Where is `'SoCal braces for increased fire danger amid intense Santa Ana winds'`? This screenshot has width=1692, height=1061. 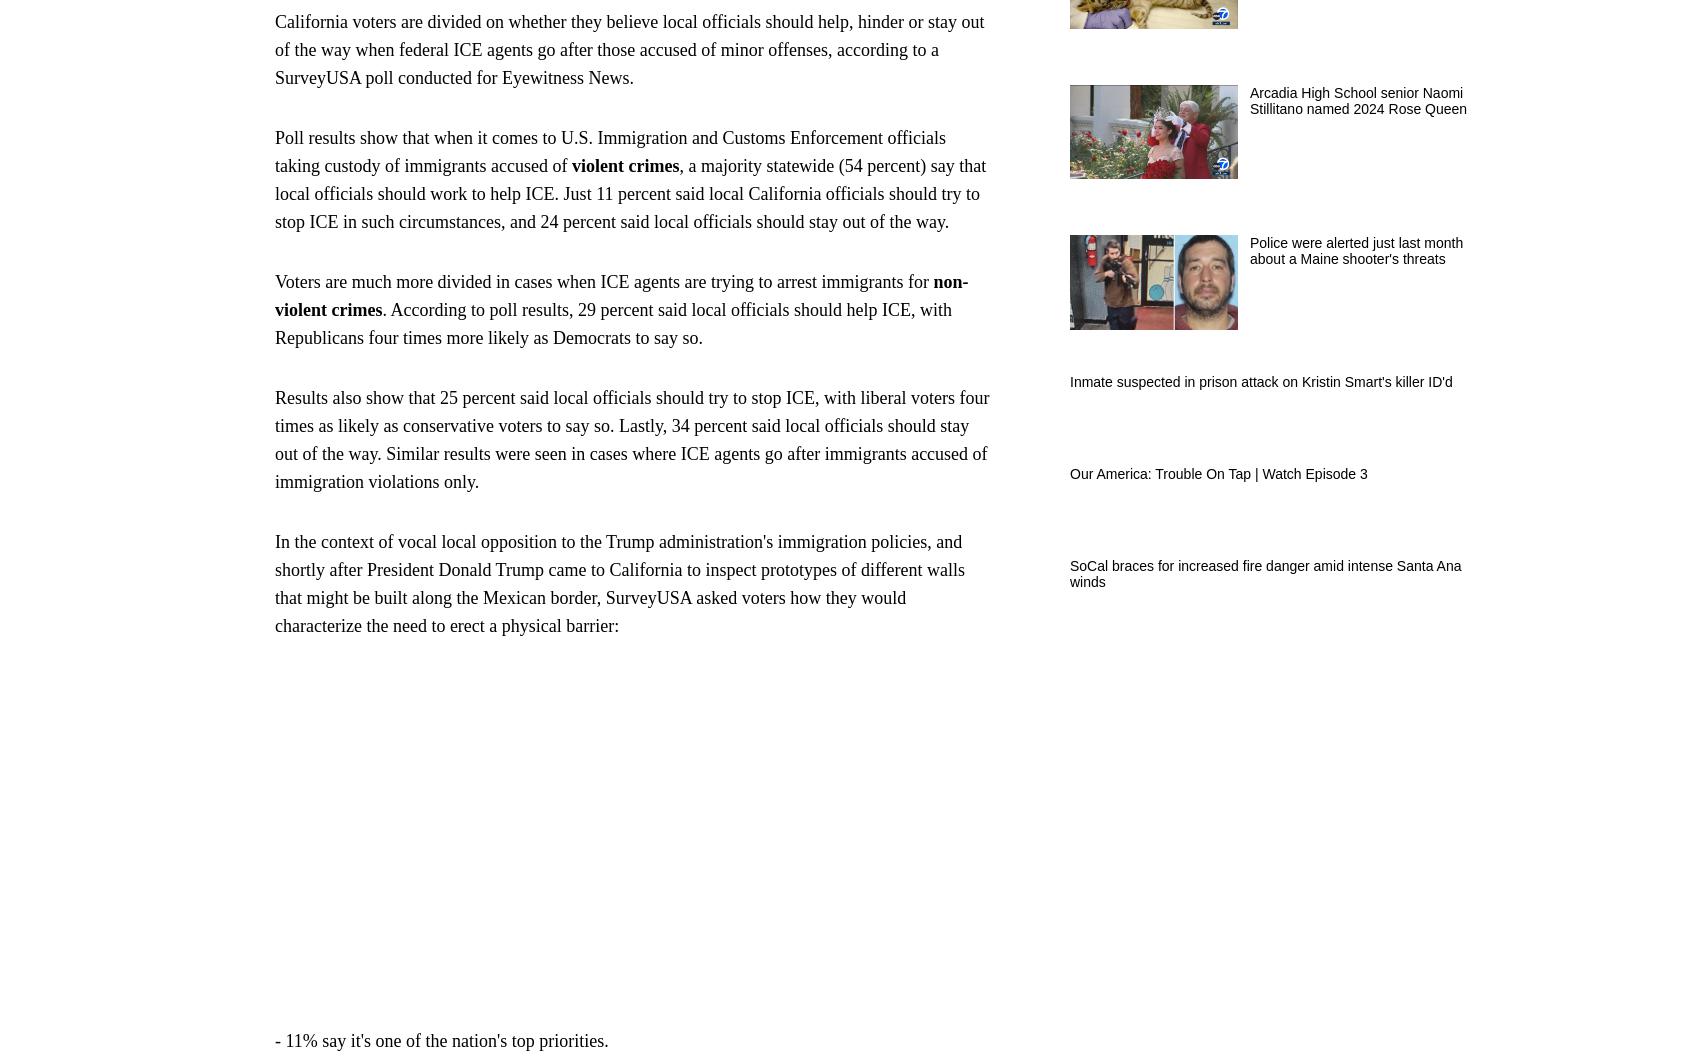 'SoCal braces for increased fire danger amid intense Santa Ana winds' is located at coordinates (1265, 573).